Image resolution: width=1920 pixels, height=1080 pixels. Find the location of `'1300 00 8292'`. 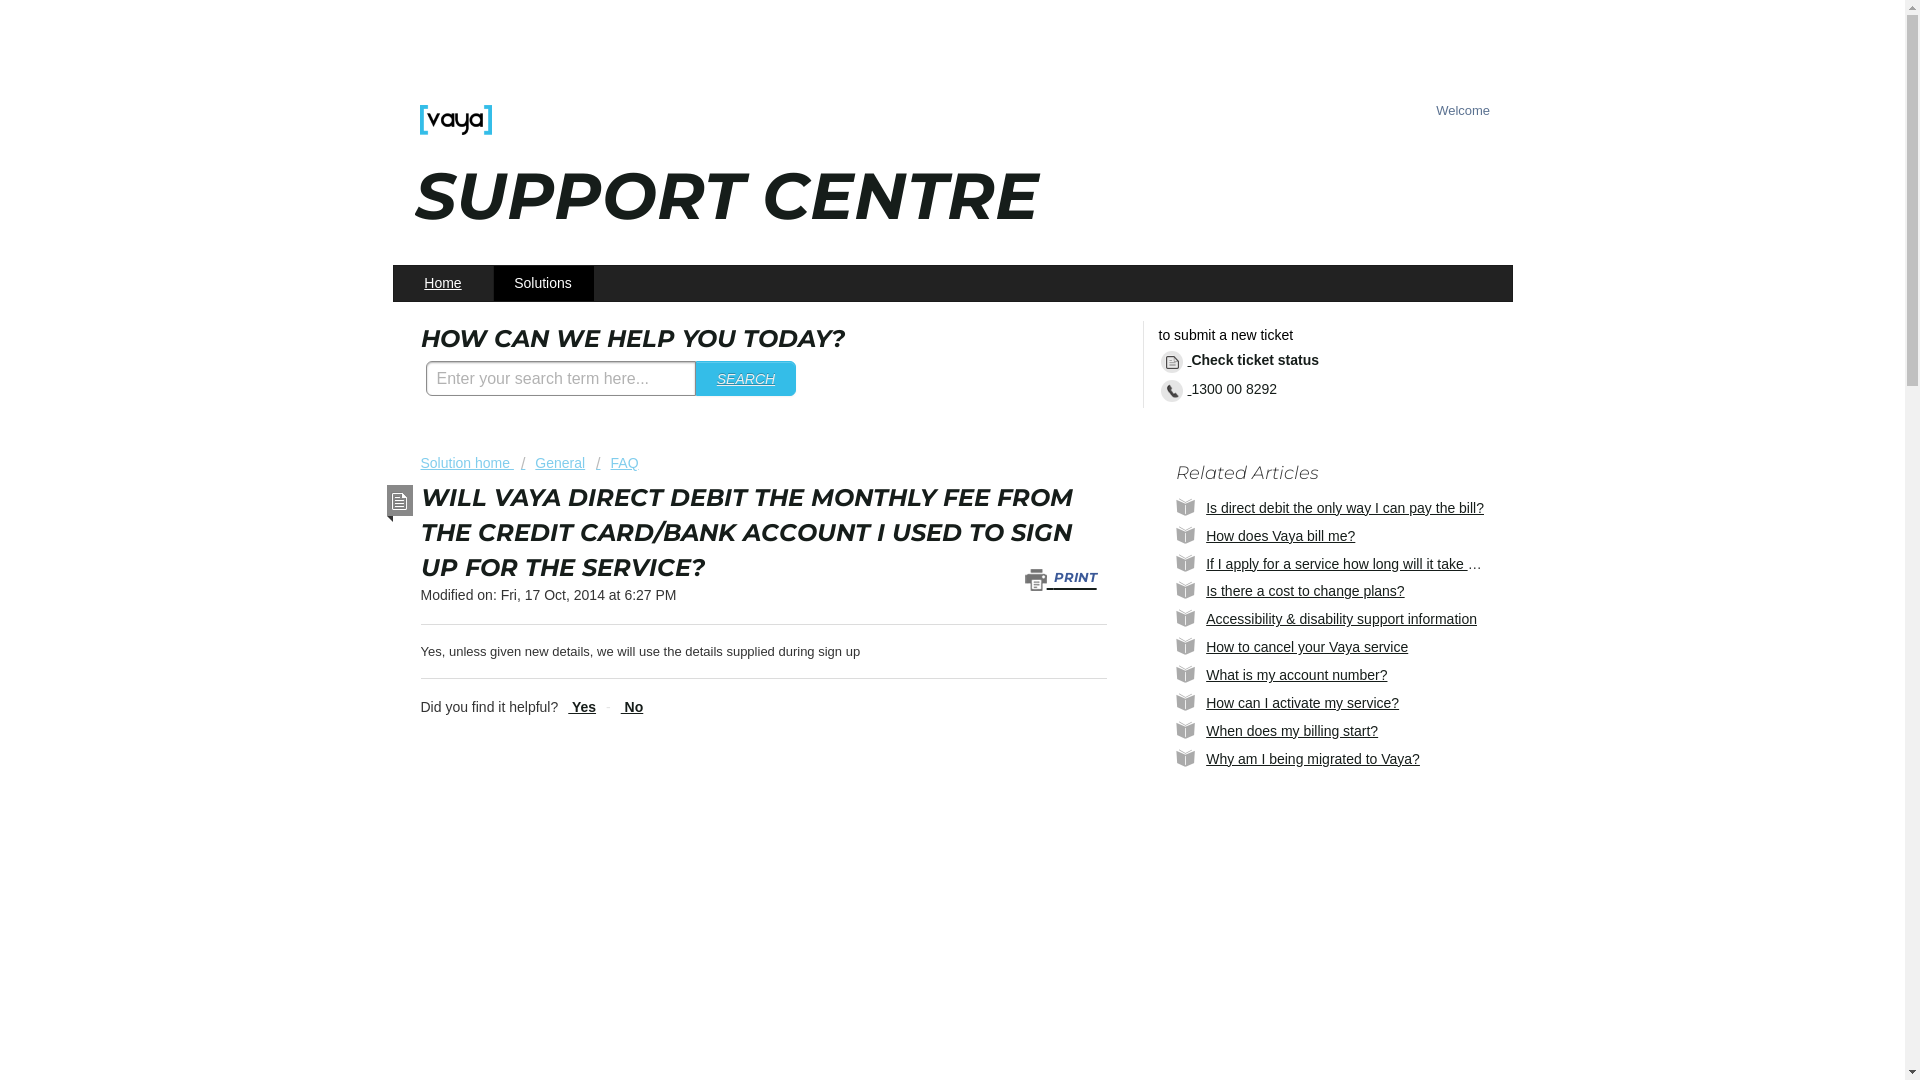

'1300 00 8292' is located at coordinates (1158, 390).